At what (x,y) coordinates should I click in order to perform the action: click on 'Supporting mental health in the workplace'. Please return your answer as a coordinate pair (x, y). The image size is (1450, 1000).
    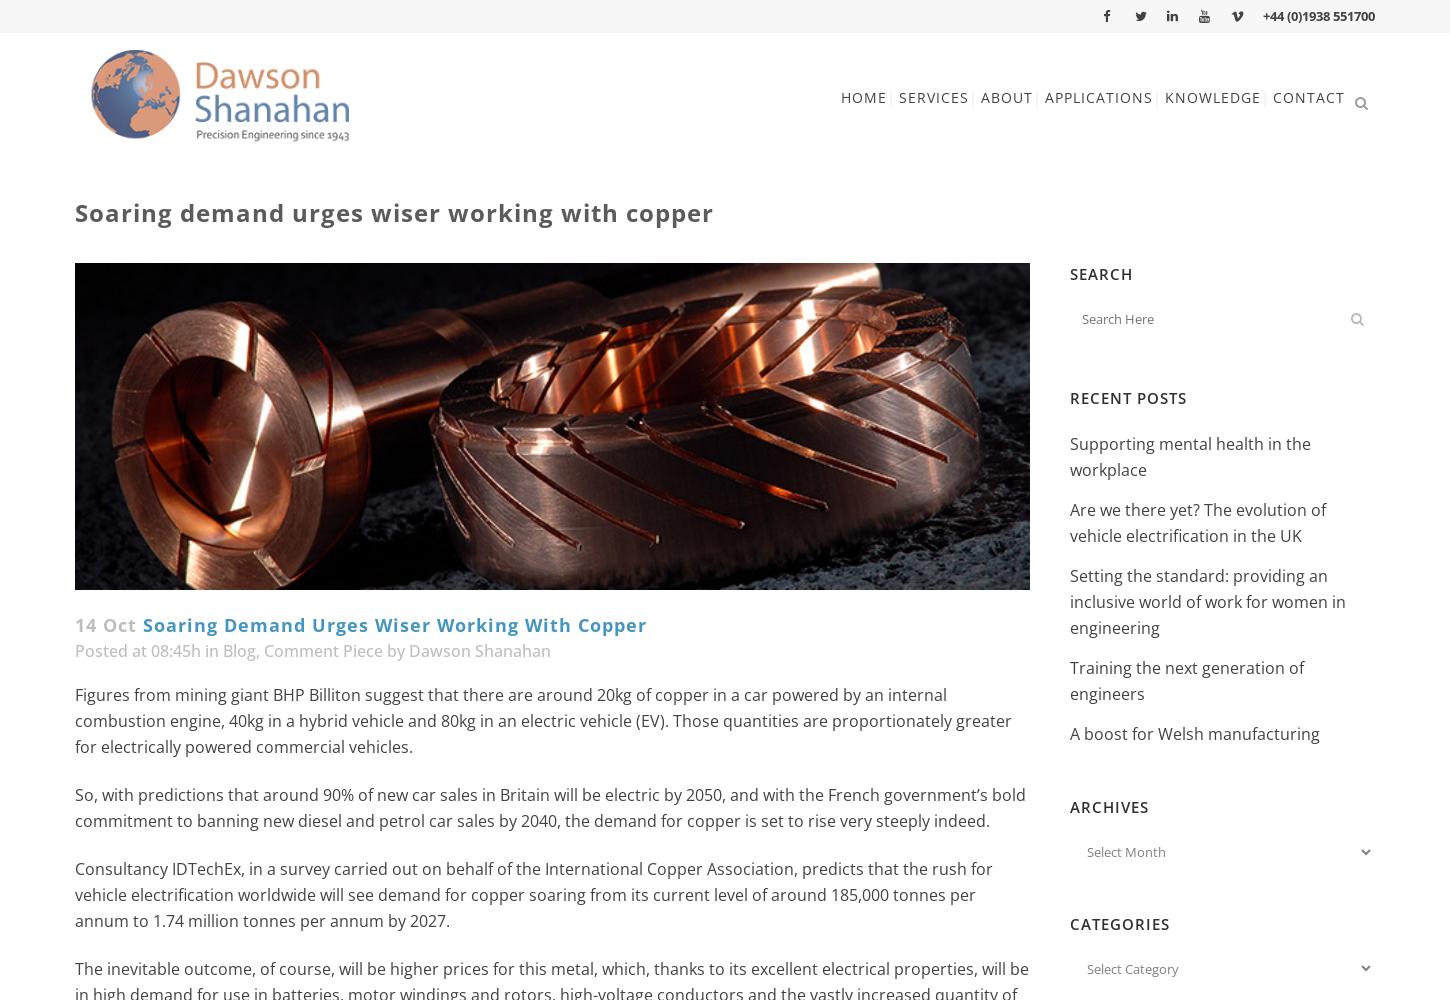
    Looking at the image, I should click on (1189, 456).